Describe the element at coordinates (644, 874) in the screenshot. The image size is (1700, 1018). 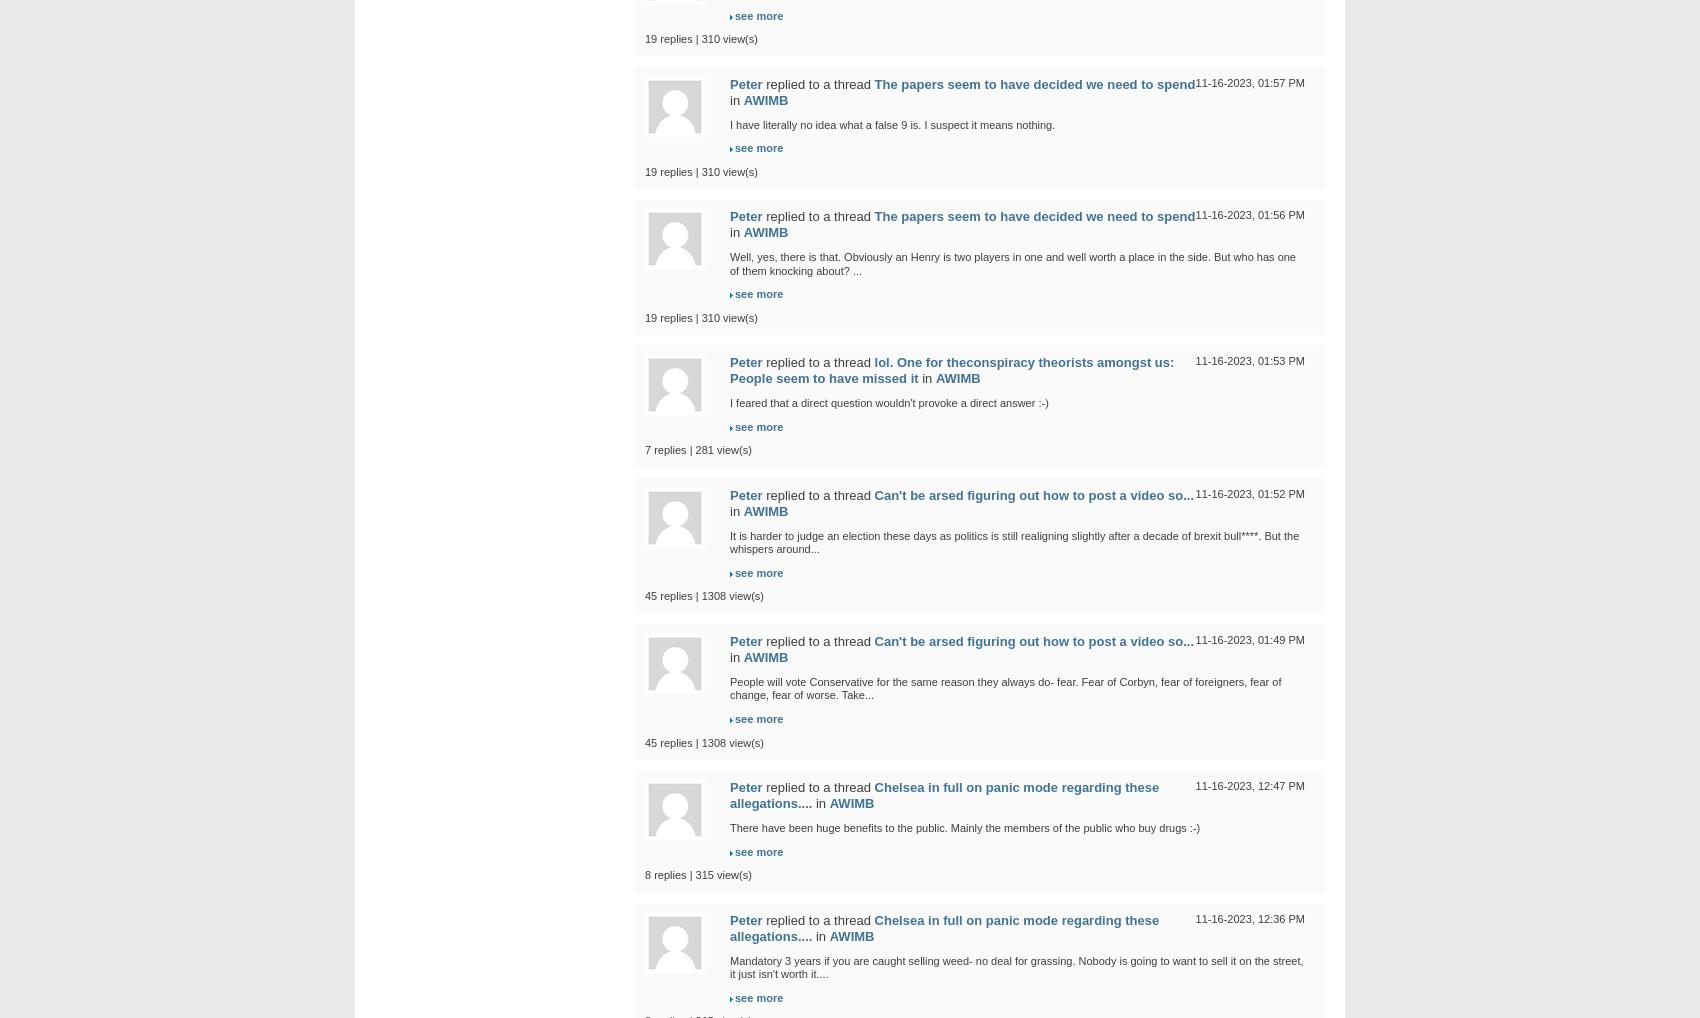
I see `'8 replies | 315 view(s)'` at that location.